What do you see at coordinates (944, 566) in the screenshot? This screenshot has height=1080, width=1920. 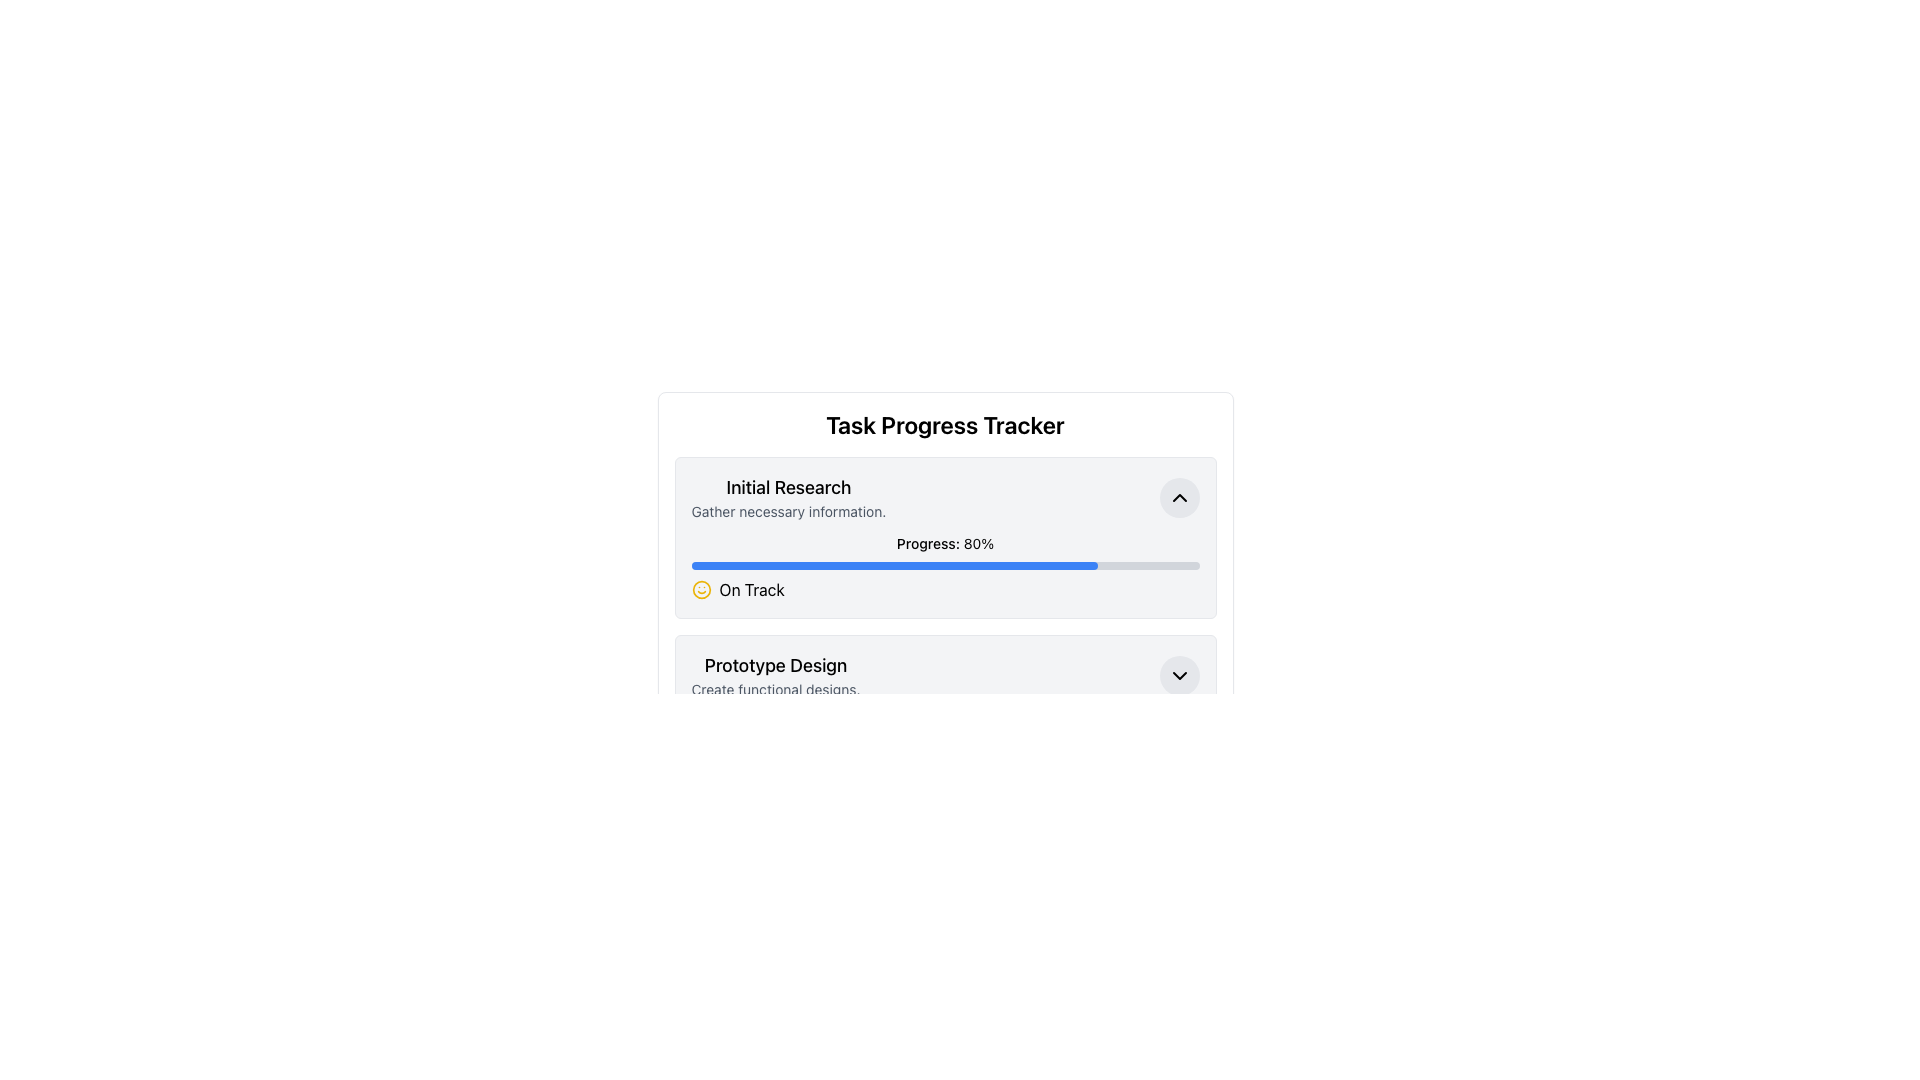 I see `the progress bar that visually represents 80% task completion, located below the label 'Progress: 80%' and above the text 'On Track'` at bounding box center [944, 566].